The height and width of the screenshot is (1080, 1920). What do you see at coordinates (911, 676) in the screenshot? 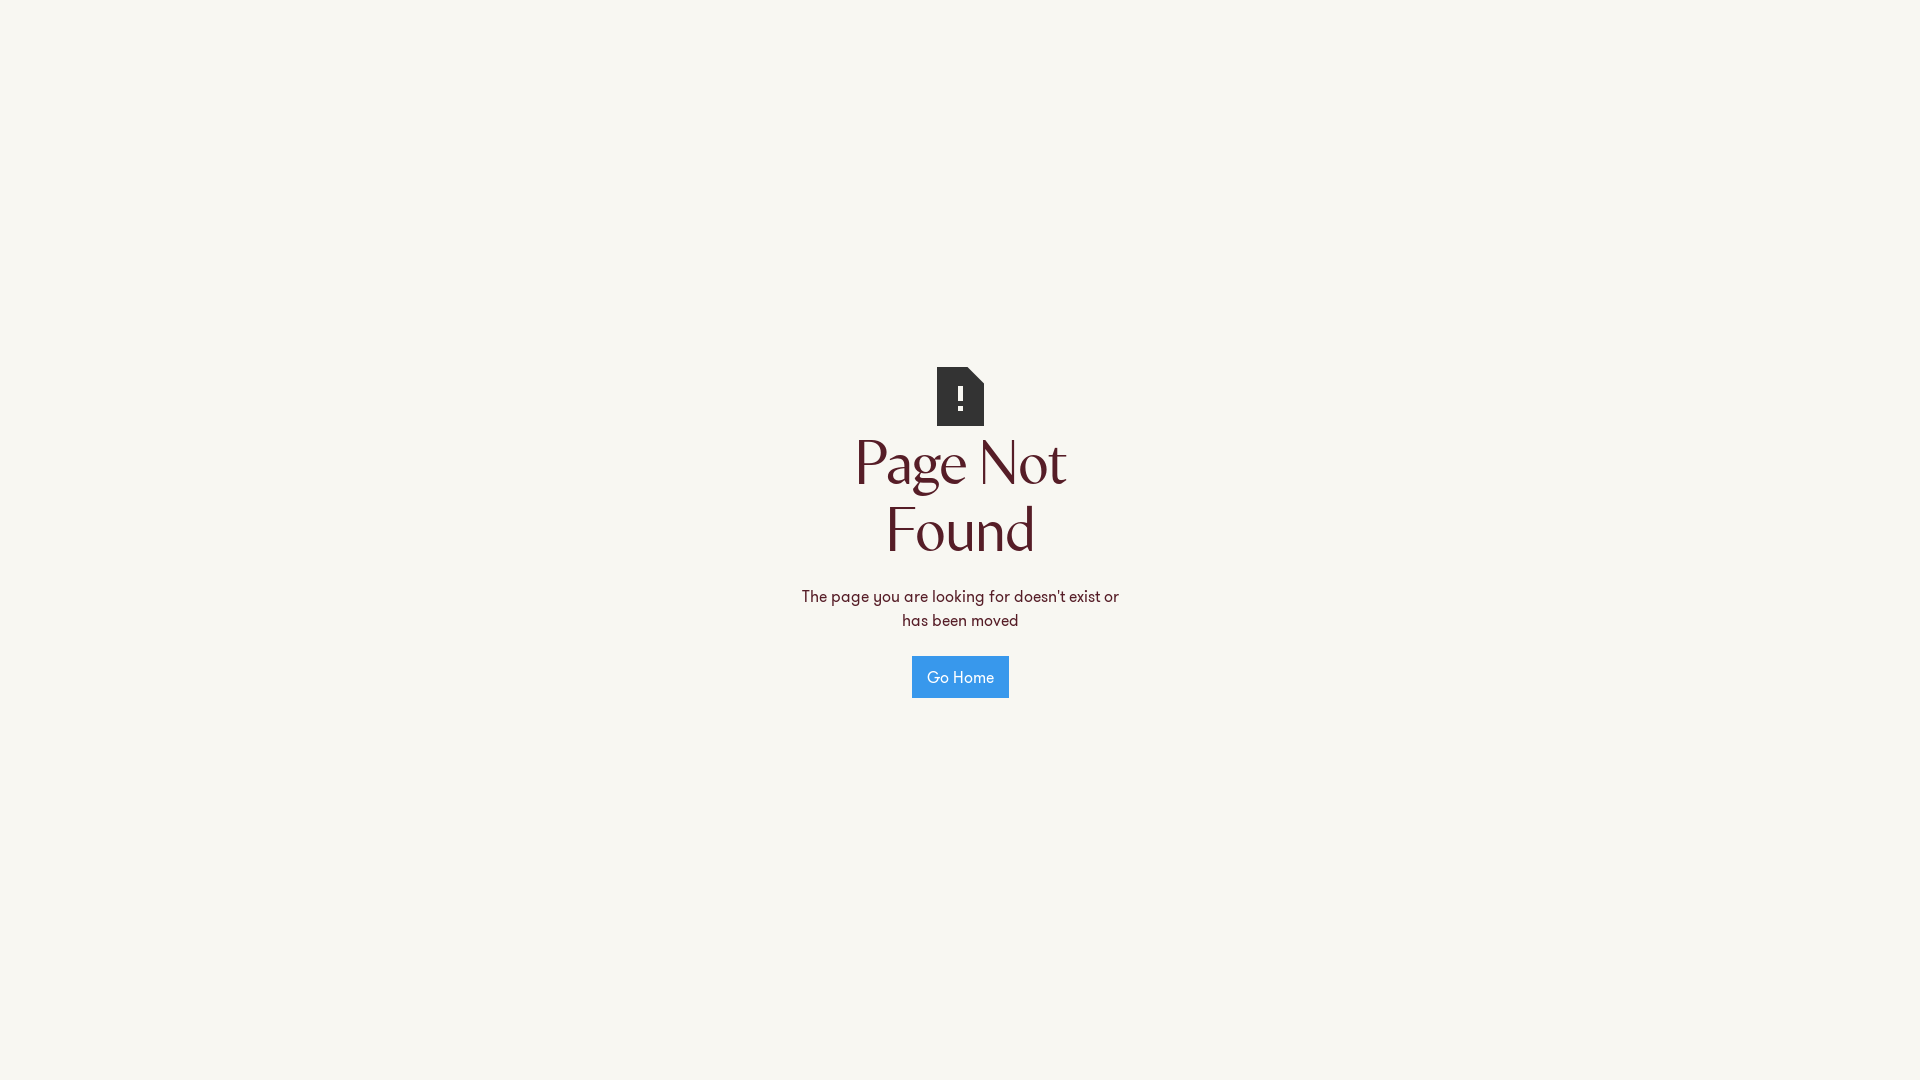
I see `'Go Home'` at bounding box center [911, 676].